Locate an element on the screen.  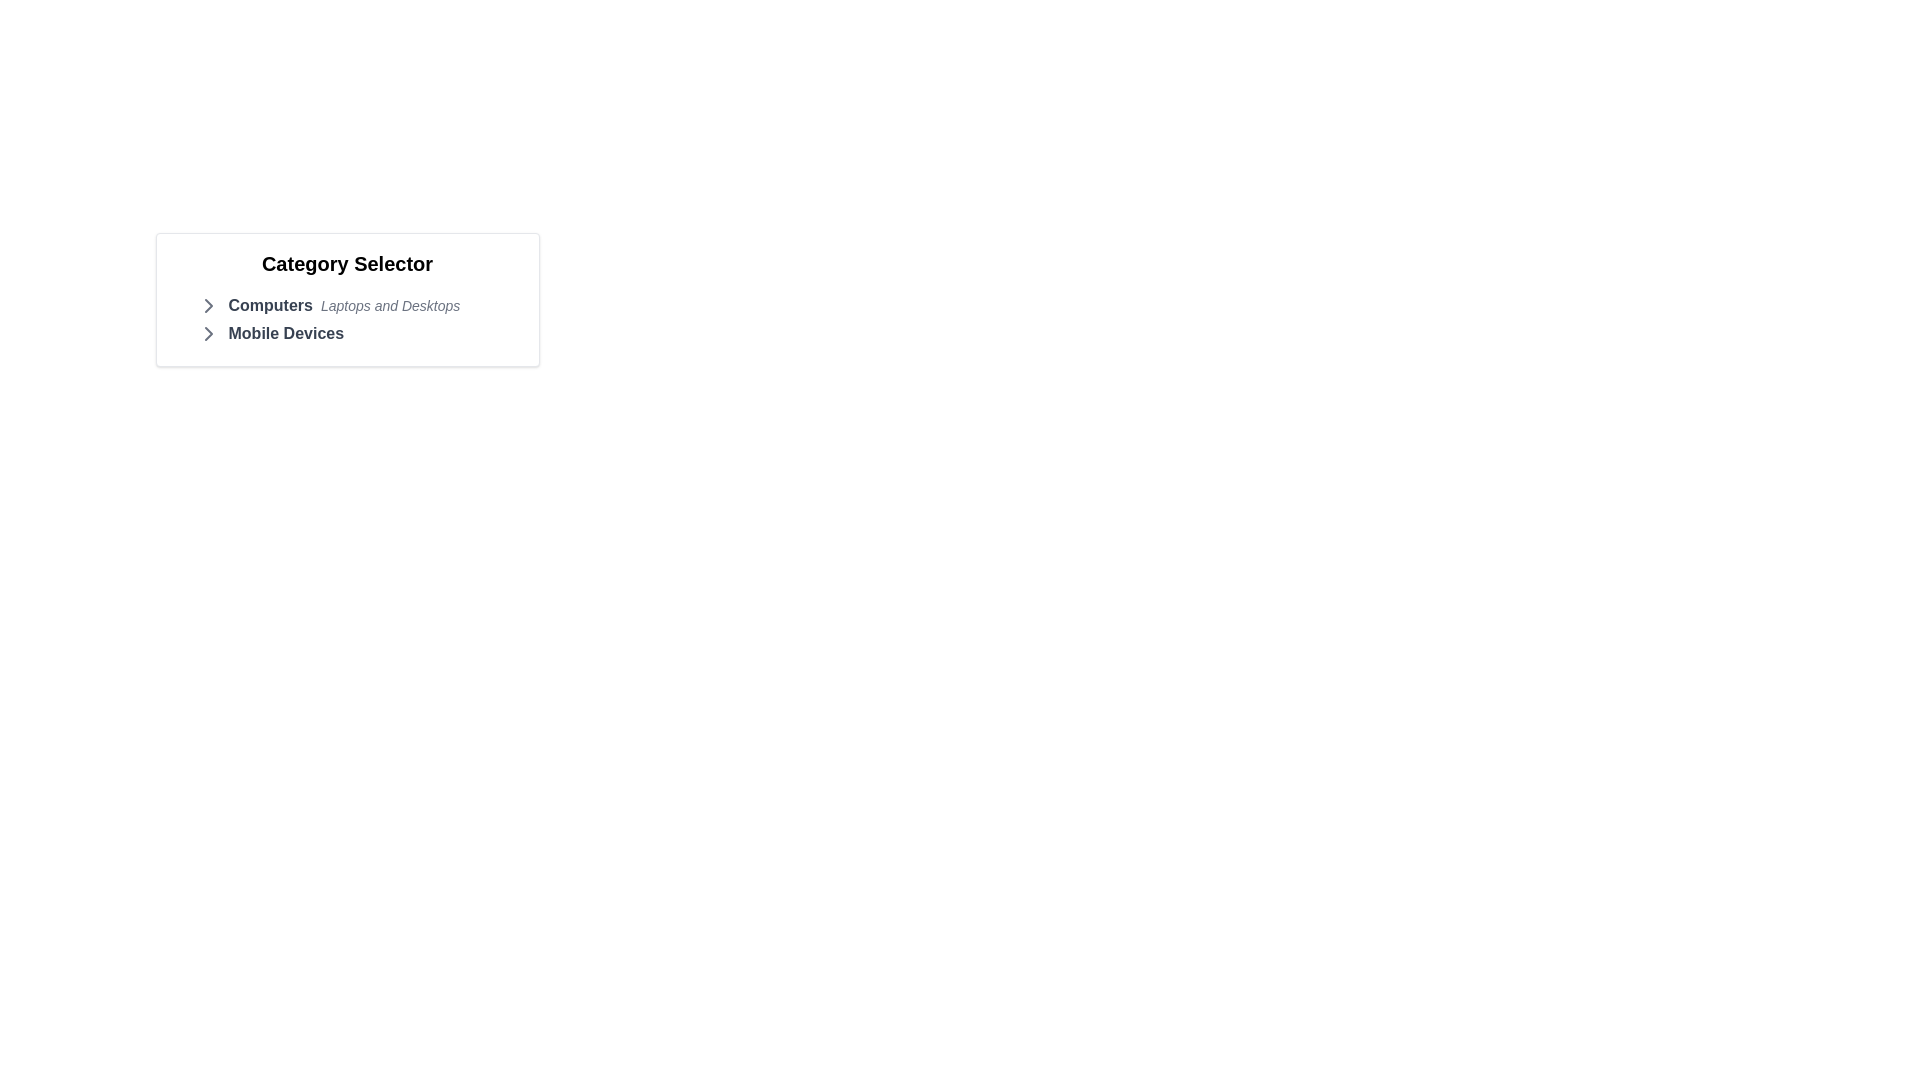
the Text element that serves as a subcategory label within the 'Category Selector' interface, located at the top-left of the first category row is located at coordinates (269, 305).